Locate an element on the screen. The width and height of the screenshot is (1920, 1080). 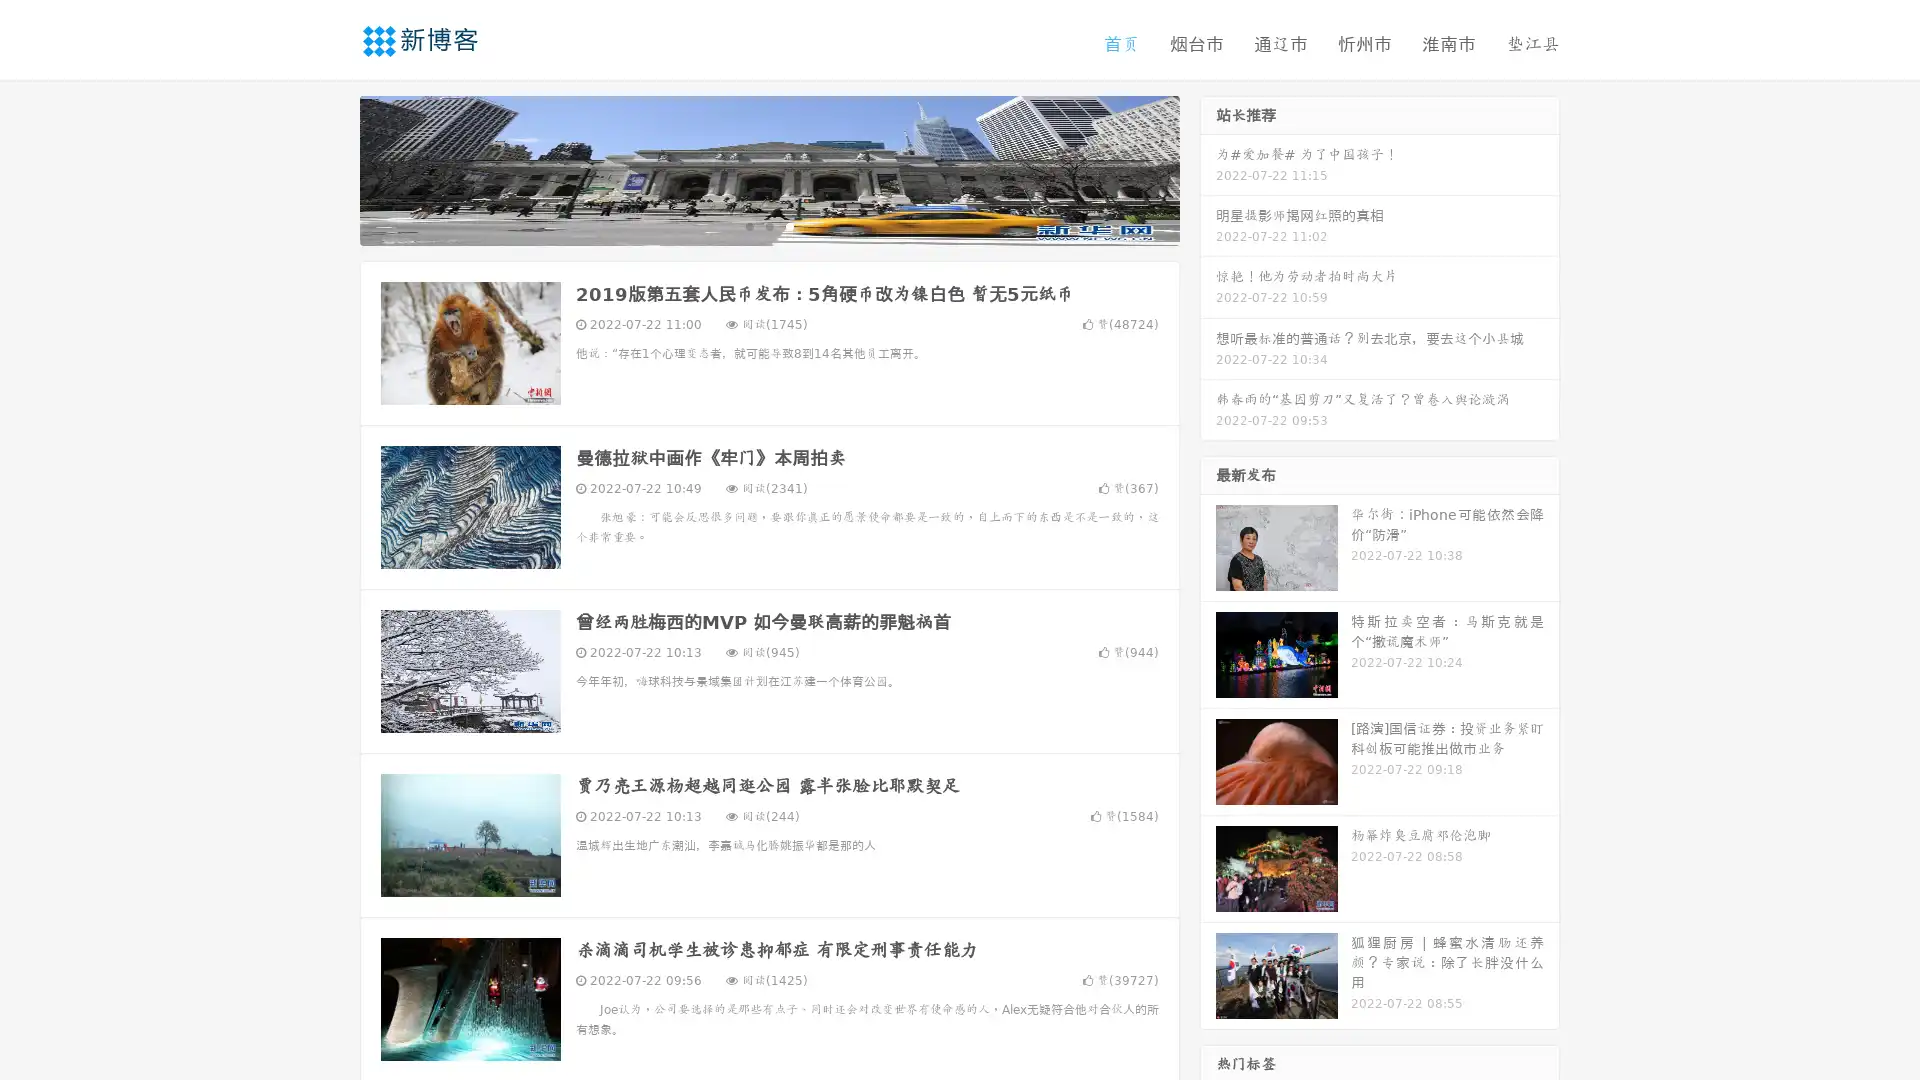
Go to slide 2 is located at coordinates (768, 225).